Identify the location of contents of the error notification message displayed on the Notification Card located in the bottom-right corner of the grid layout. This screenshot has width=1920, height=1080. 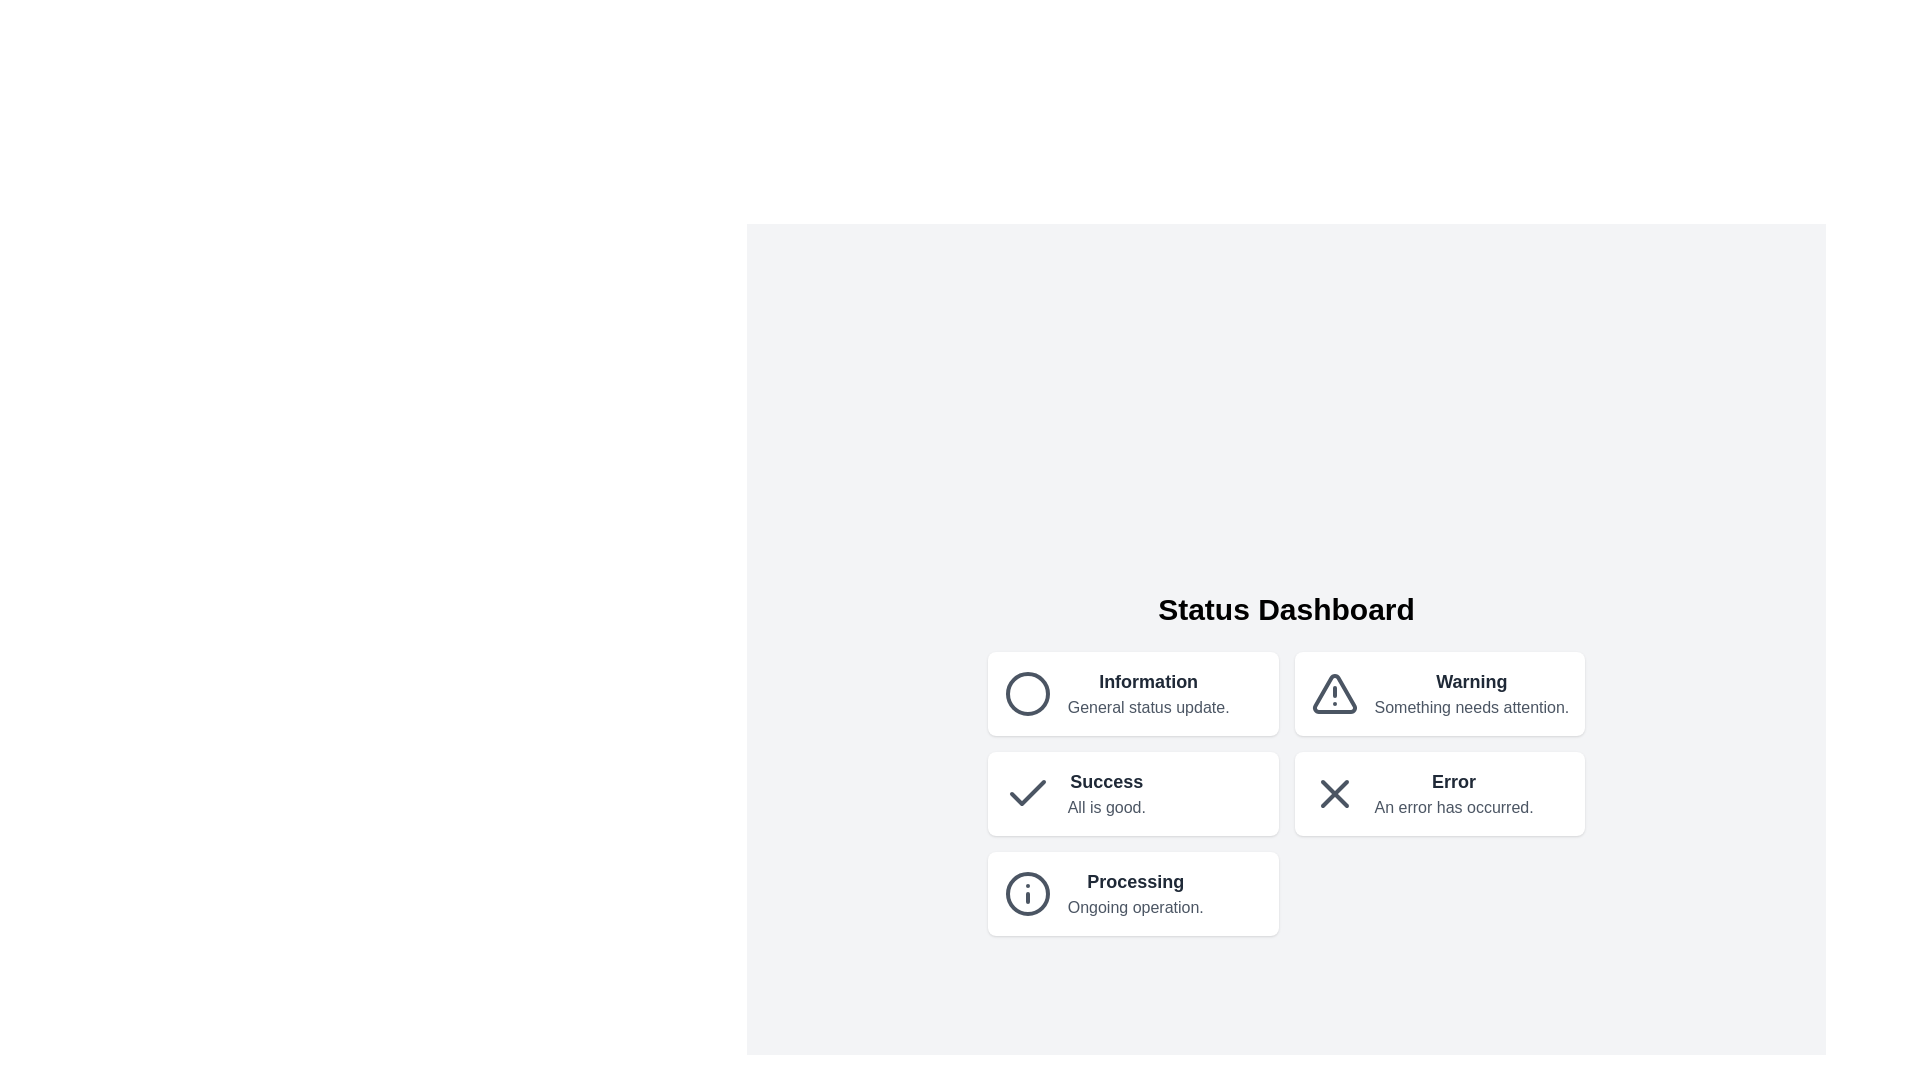
(1440, 793).